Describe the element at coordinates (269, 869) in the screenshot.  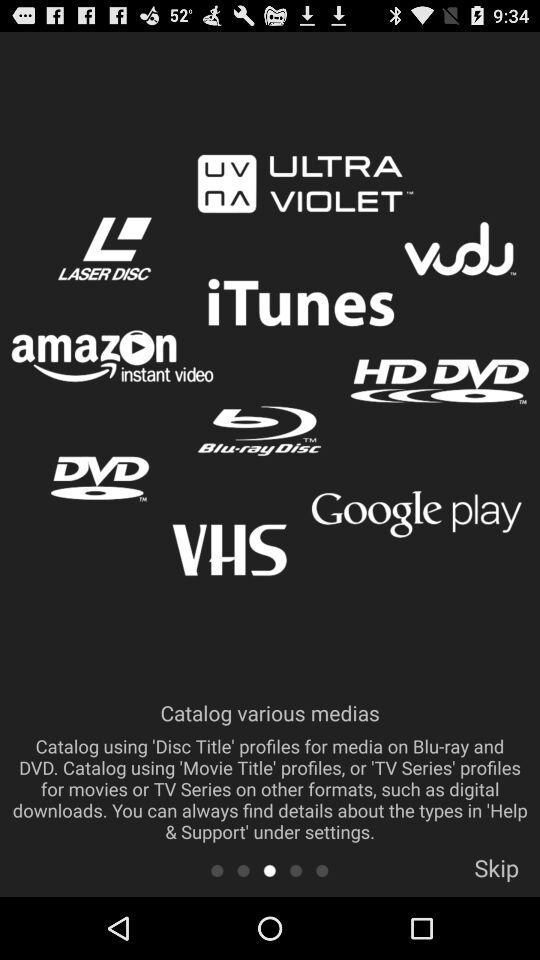
I see `third banner` at that location.